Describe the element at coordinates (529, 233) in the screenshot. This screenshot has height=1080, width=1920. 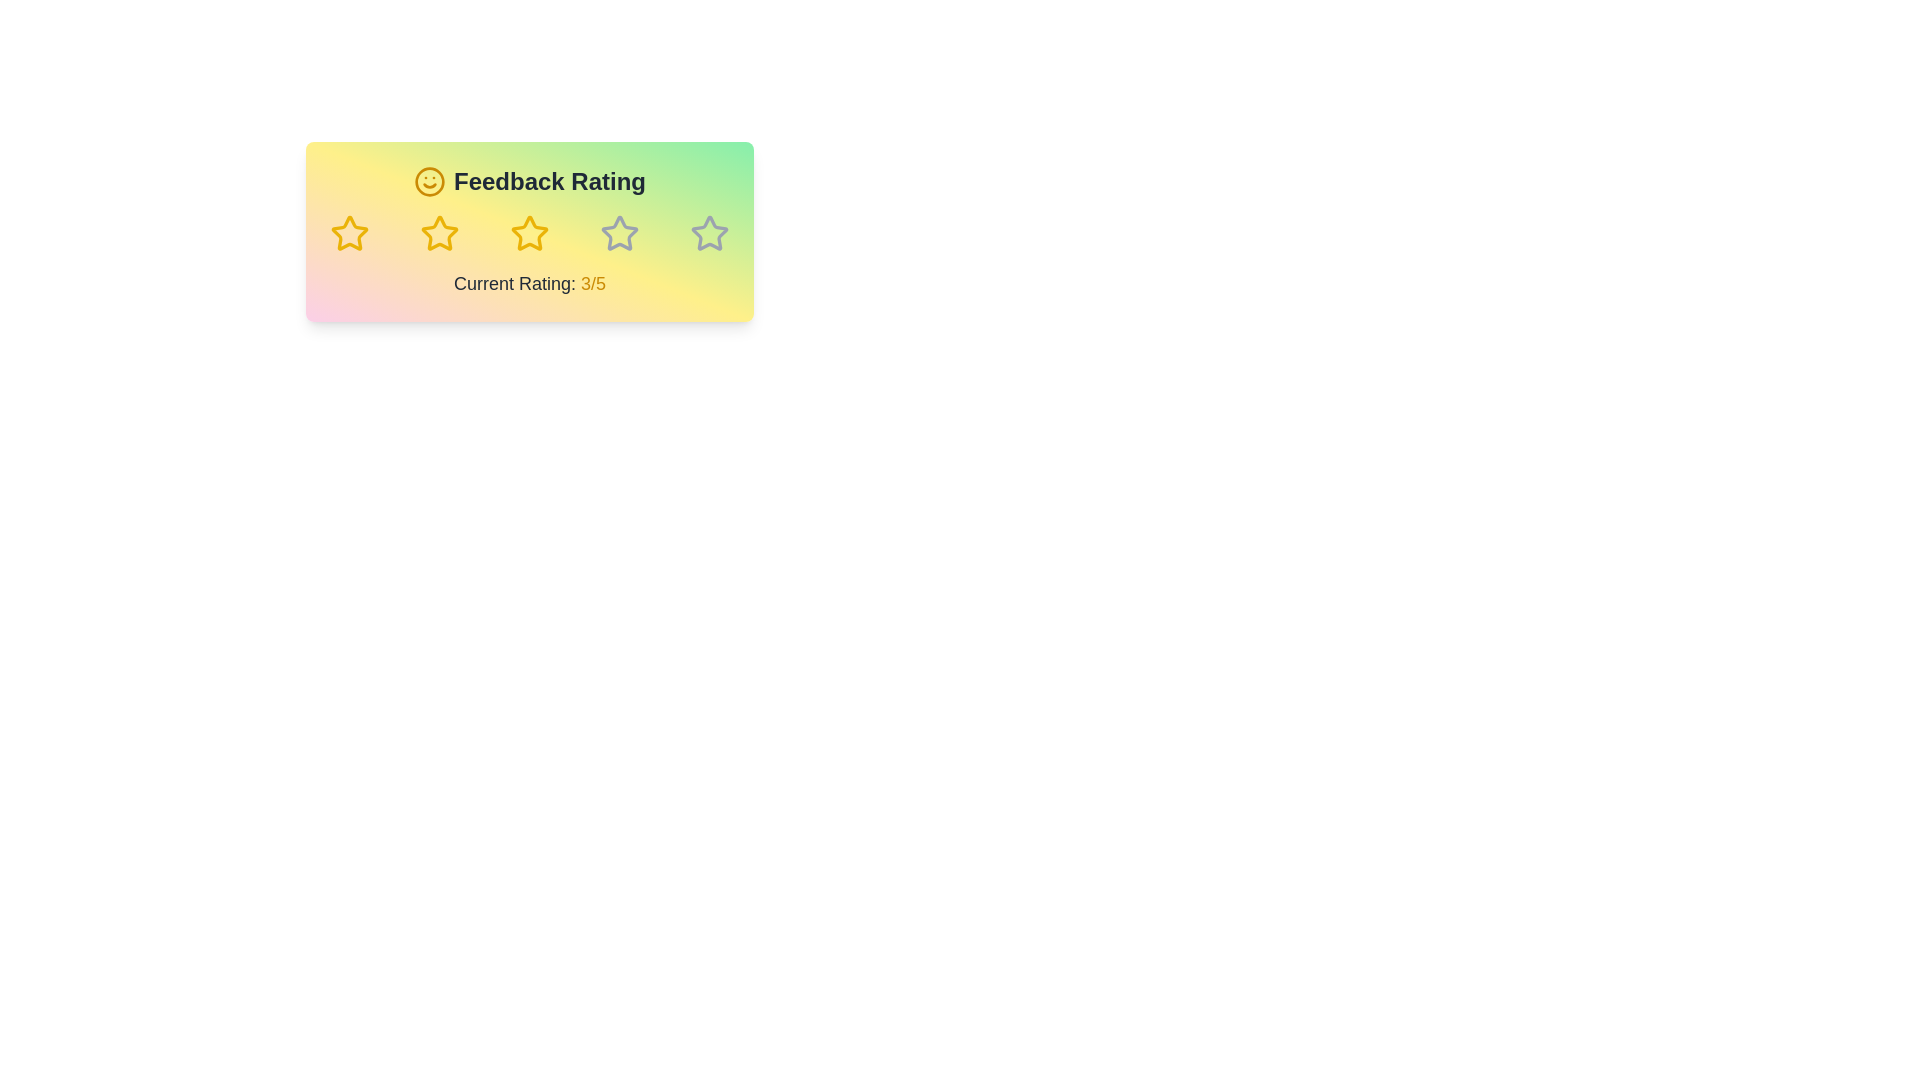
I see `the feedback rating to 3 stars by clicking on the corresponding star` at that location.